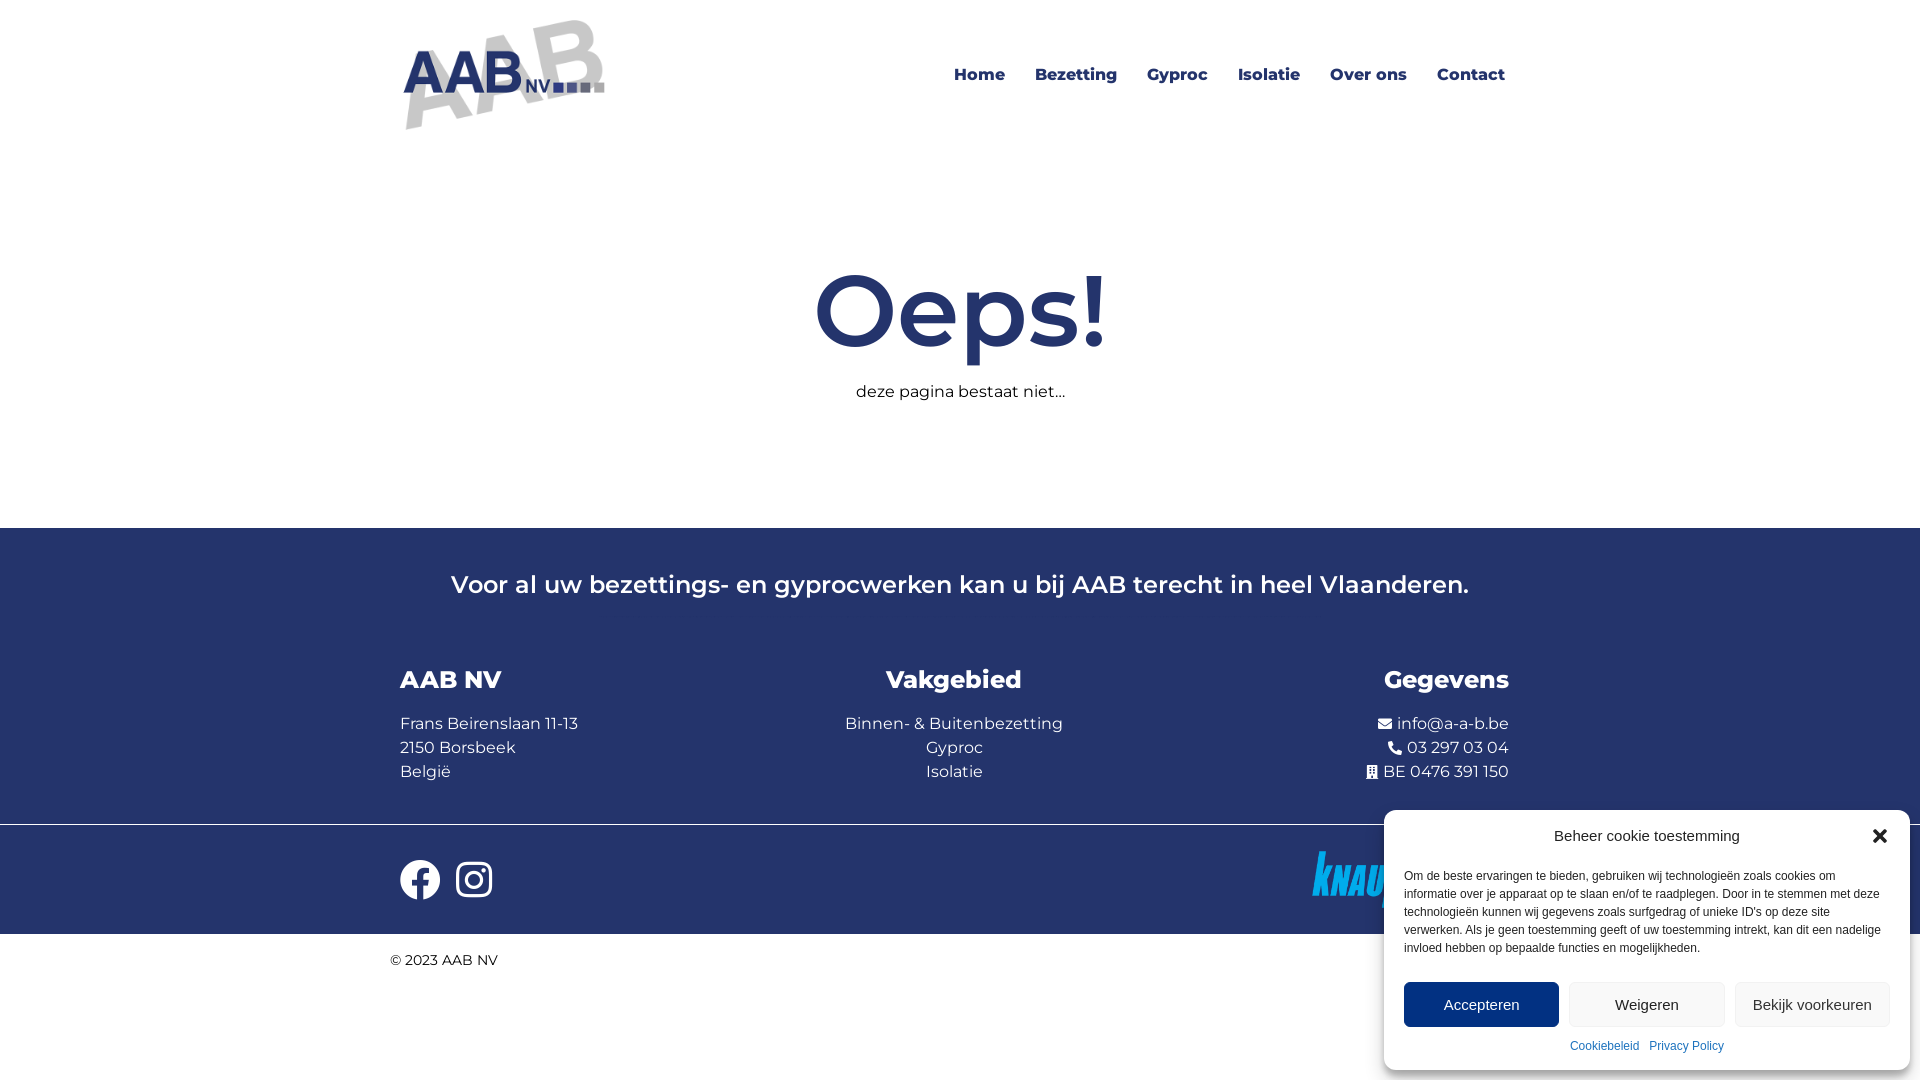  I want to click on 'Cookiebeleid', so click(1604, 1044).